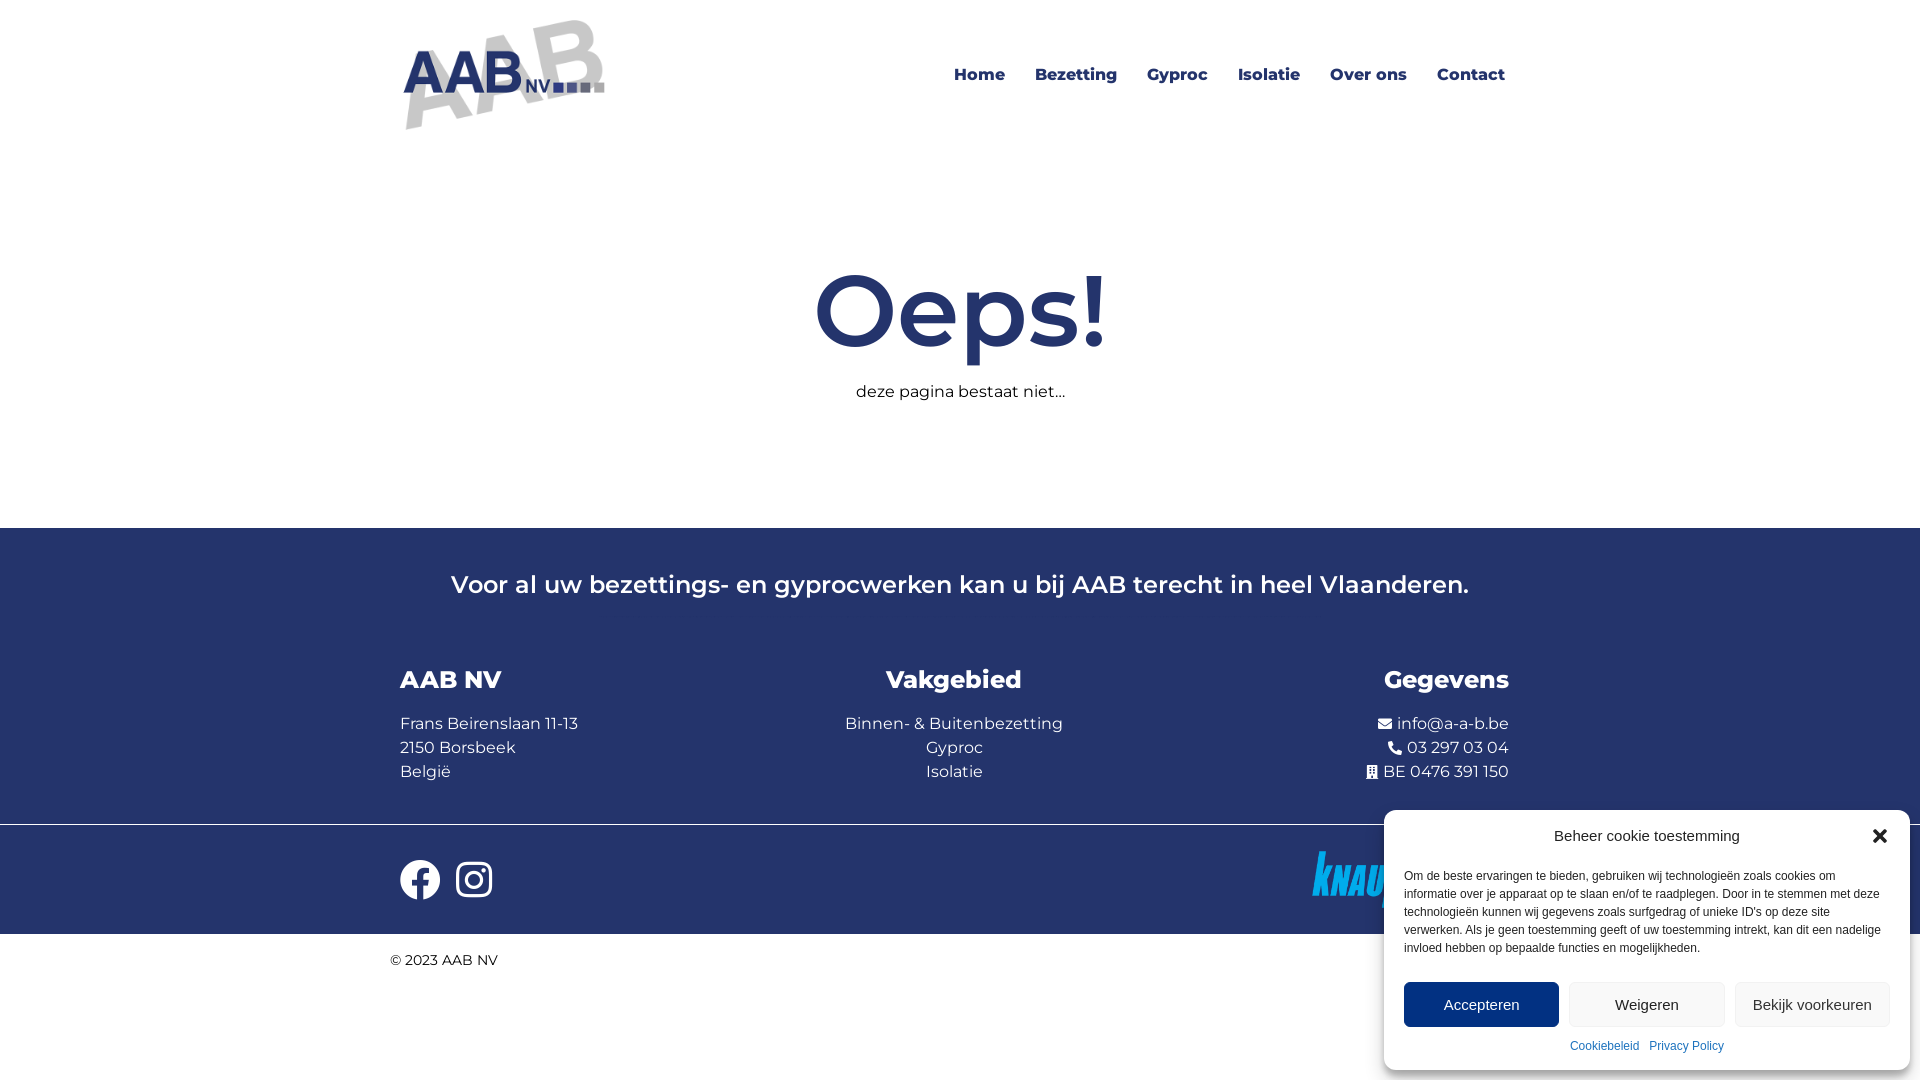  I want to click on 'Cookiebeleid', so click(1604, 1044).